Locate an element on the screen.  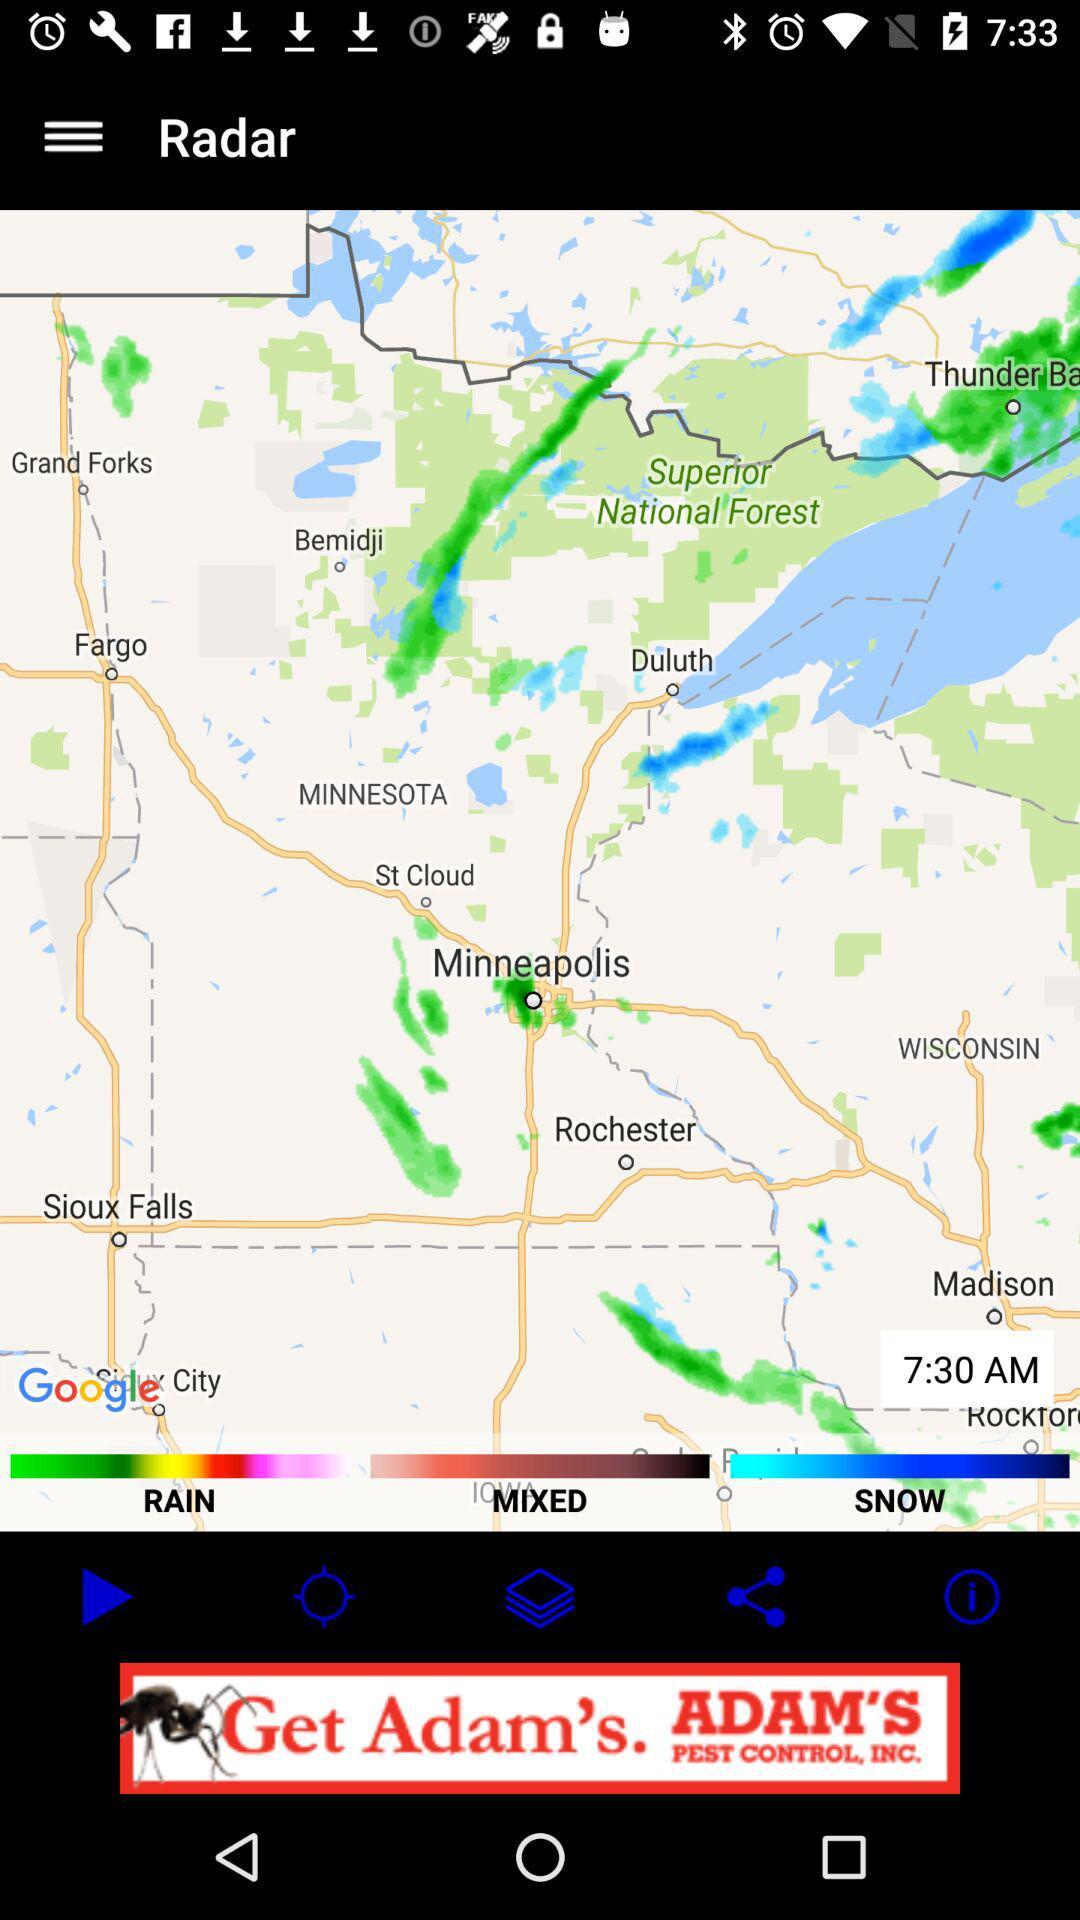
the menu icon is located at coordinates (72, 135).